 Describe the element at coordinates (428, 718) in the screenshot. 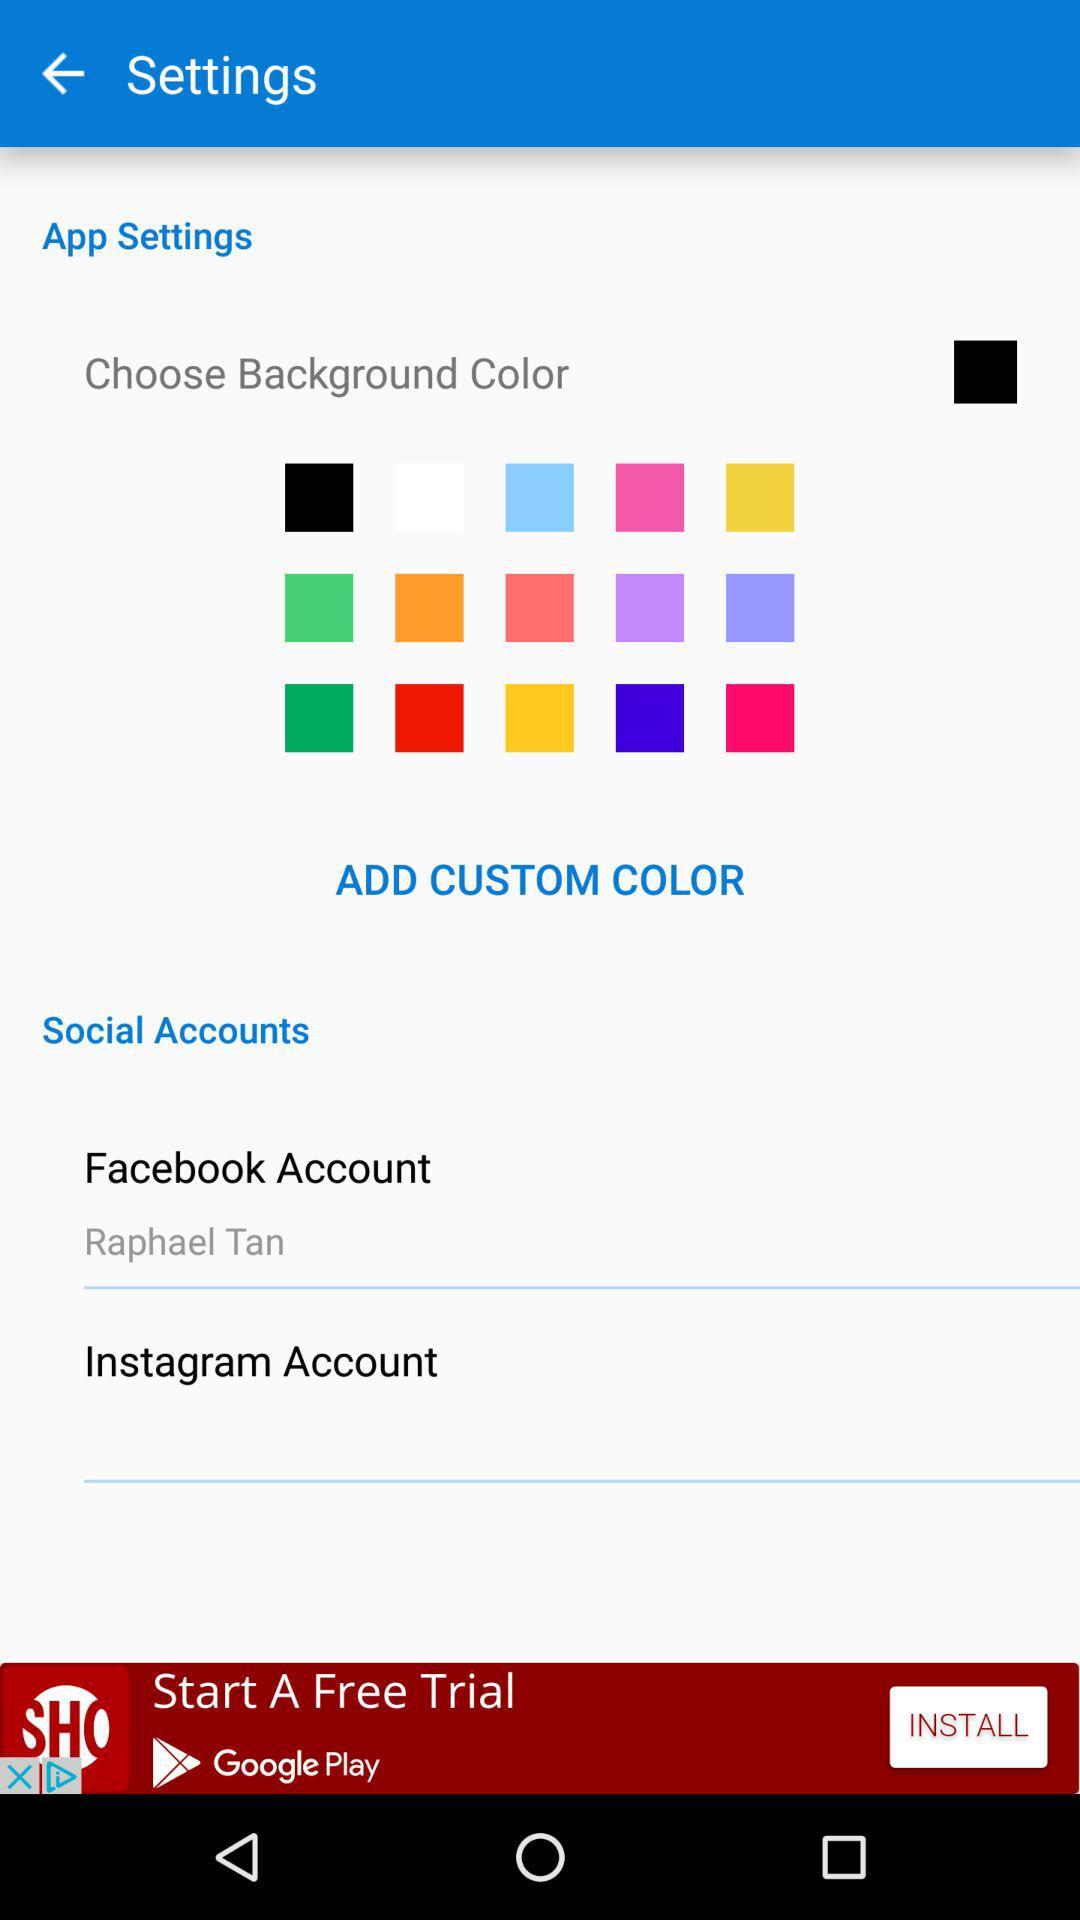

I see `set background color to red` at that location.